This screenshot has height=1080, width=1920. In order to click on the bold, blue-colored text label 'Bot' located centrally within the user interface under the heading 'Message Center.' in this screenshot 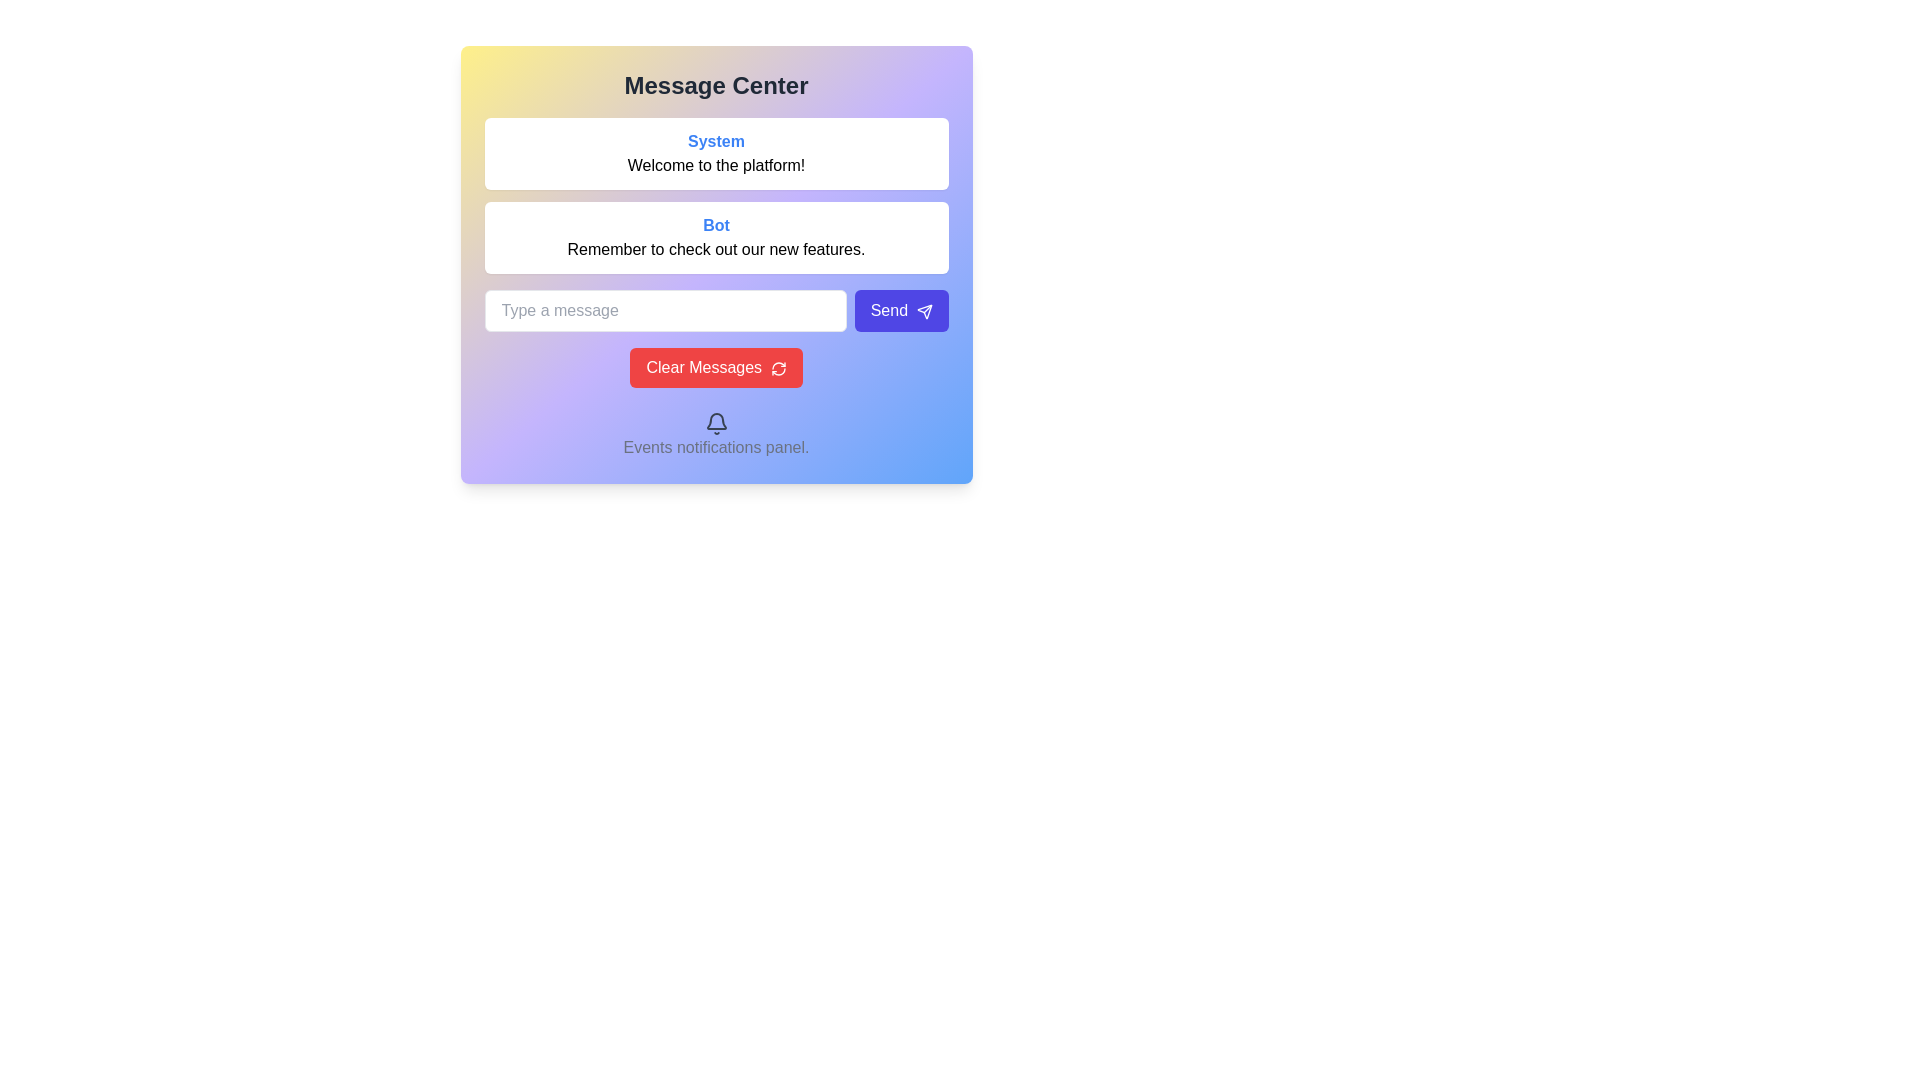, I will do `click(716, 225)`.